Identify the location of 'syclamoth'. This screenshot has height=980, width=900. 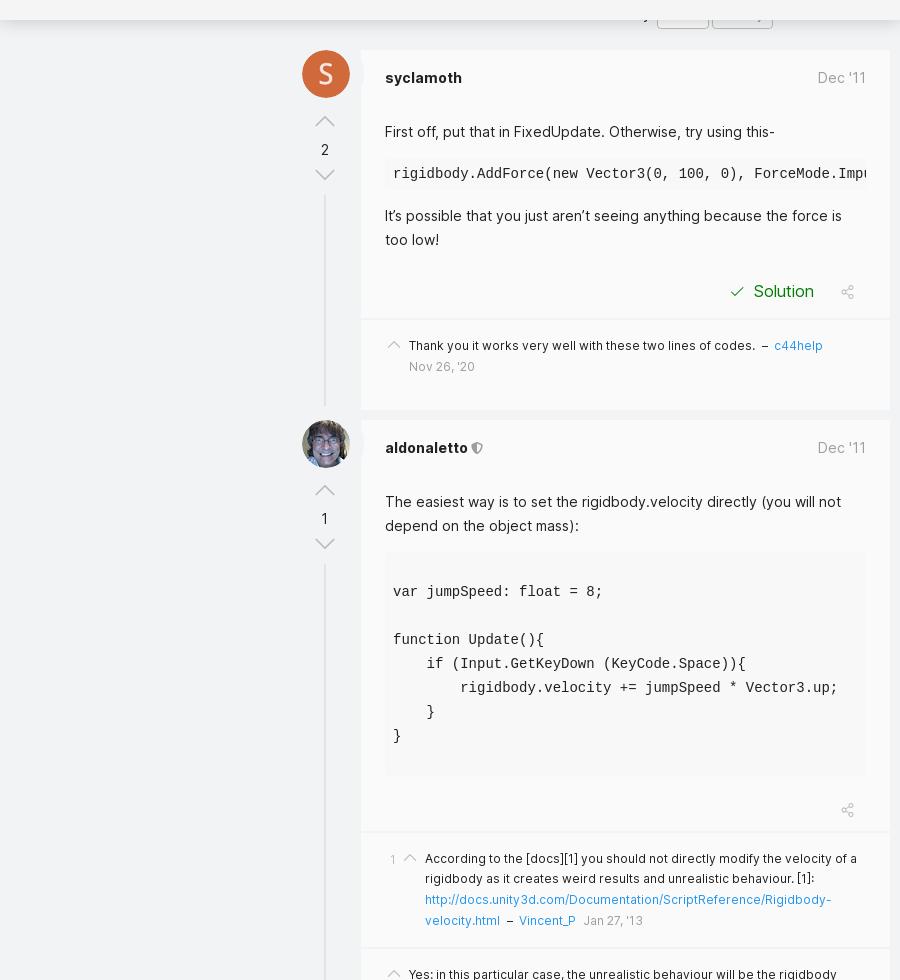
(423, 77).